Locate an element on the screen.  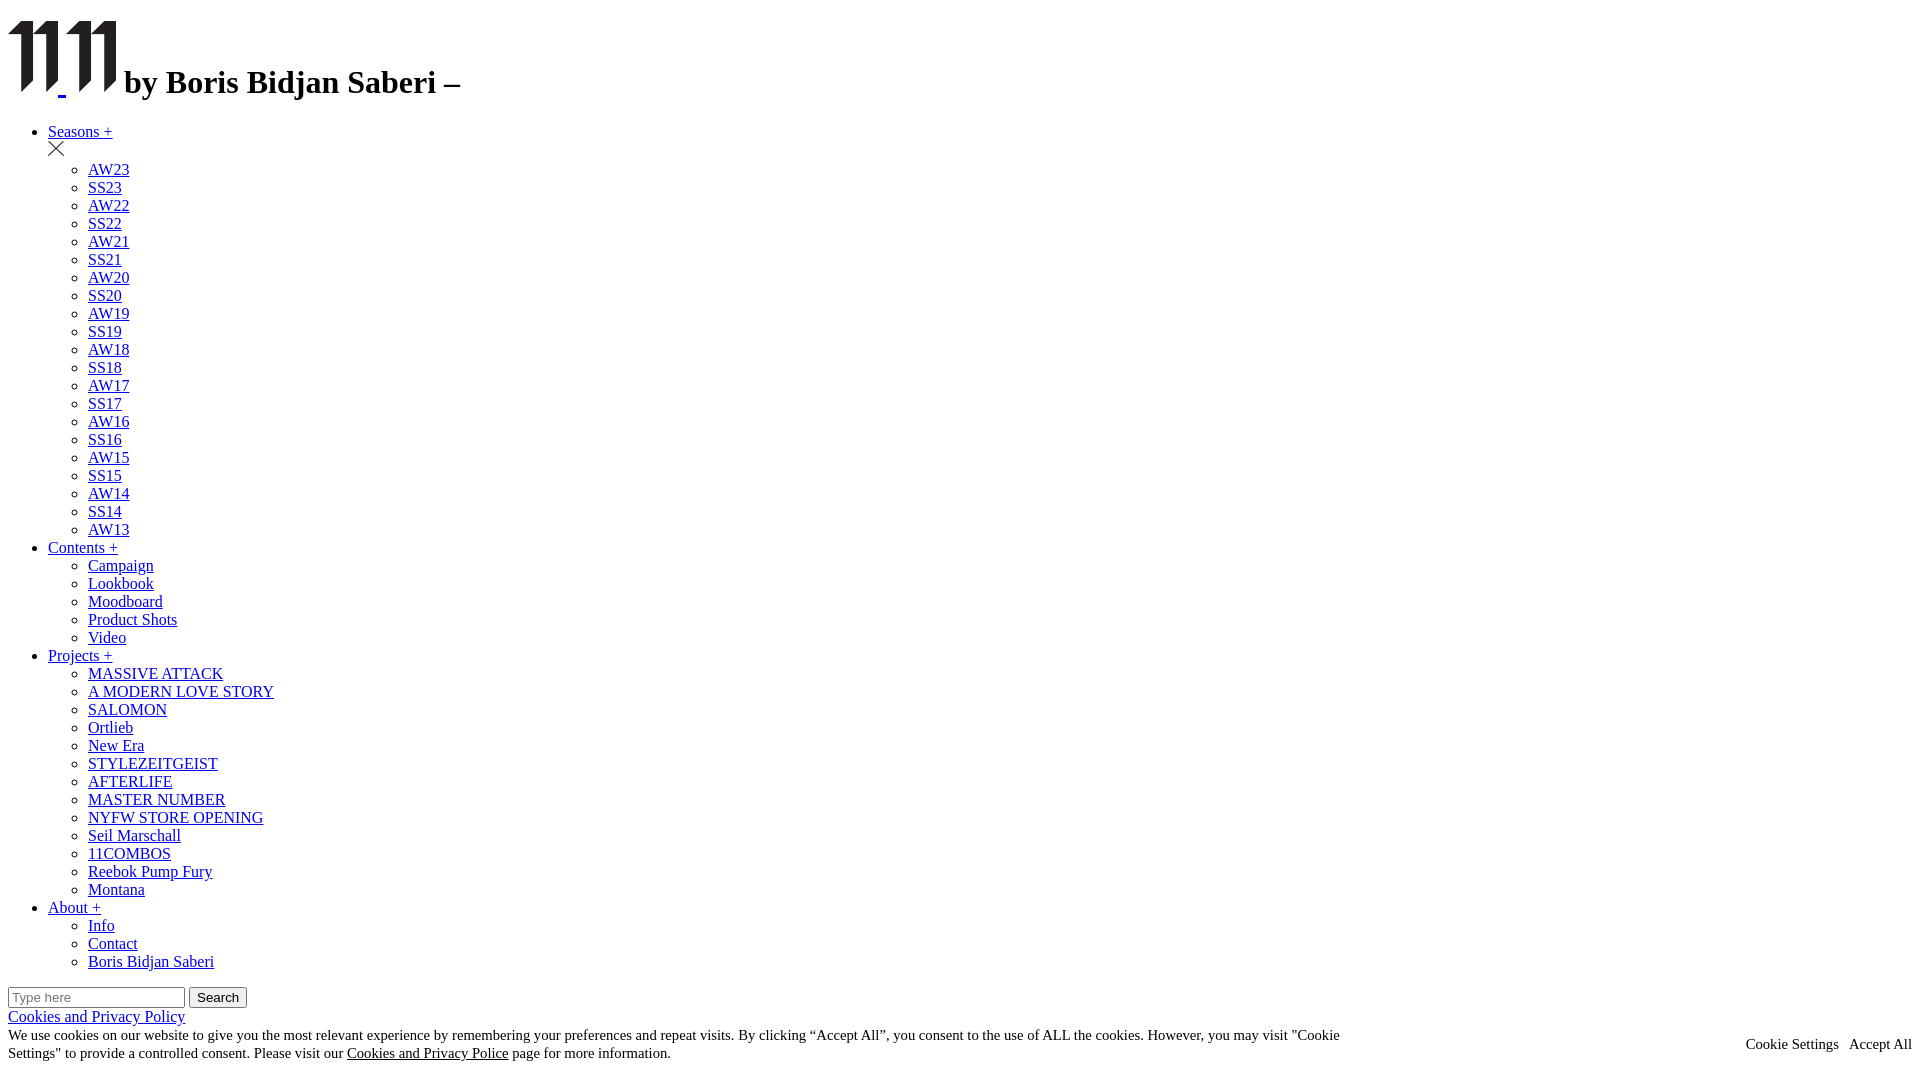
'MASSIVE ATTACK' is located at coordinates (154, 673).